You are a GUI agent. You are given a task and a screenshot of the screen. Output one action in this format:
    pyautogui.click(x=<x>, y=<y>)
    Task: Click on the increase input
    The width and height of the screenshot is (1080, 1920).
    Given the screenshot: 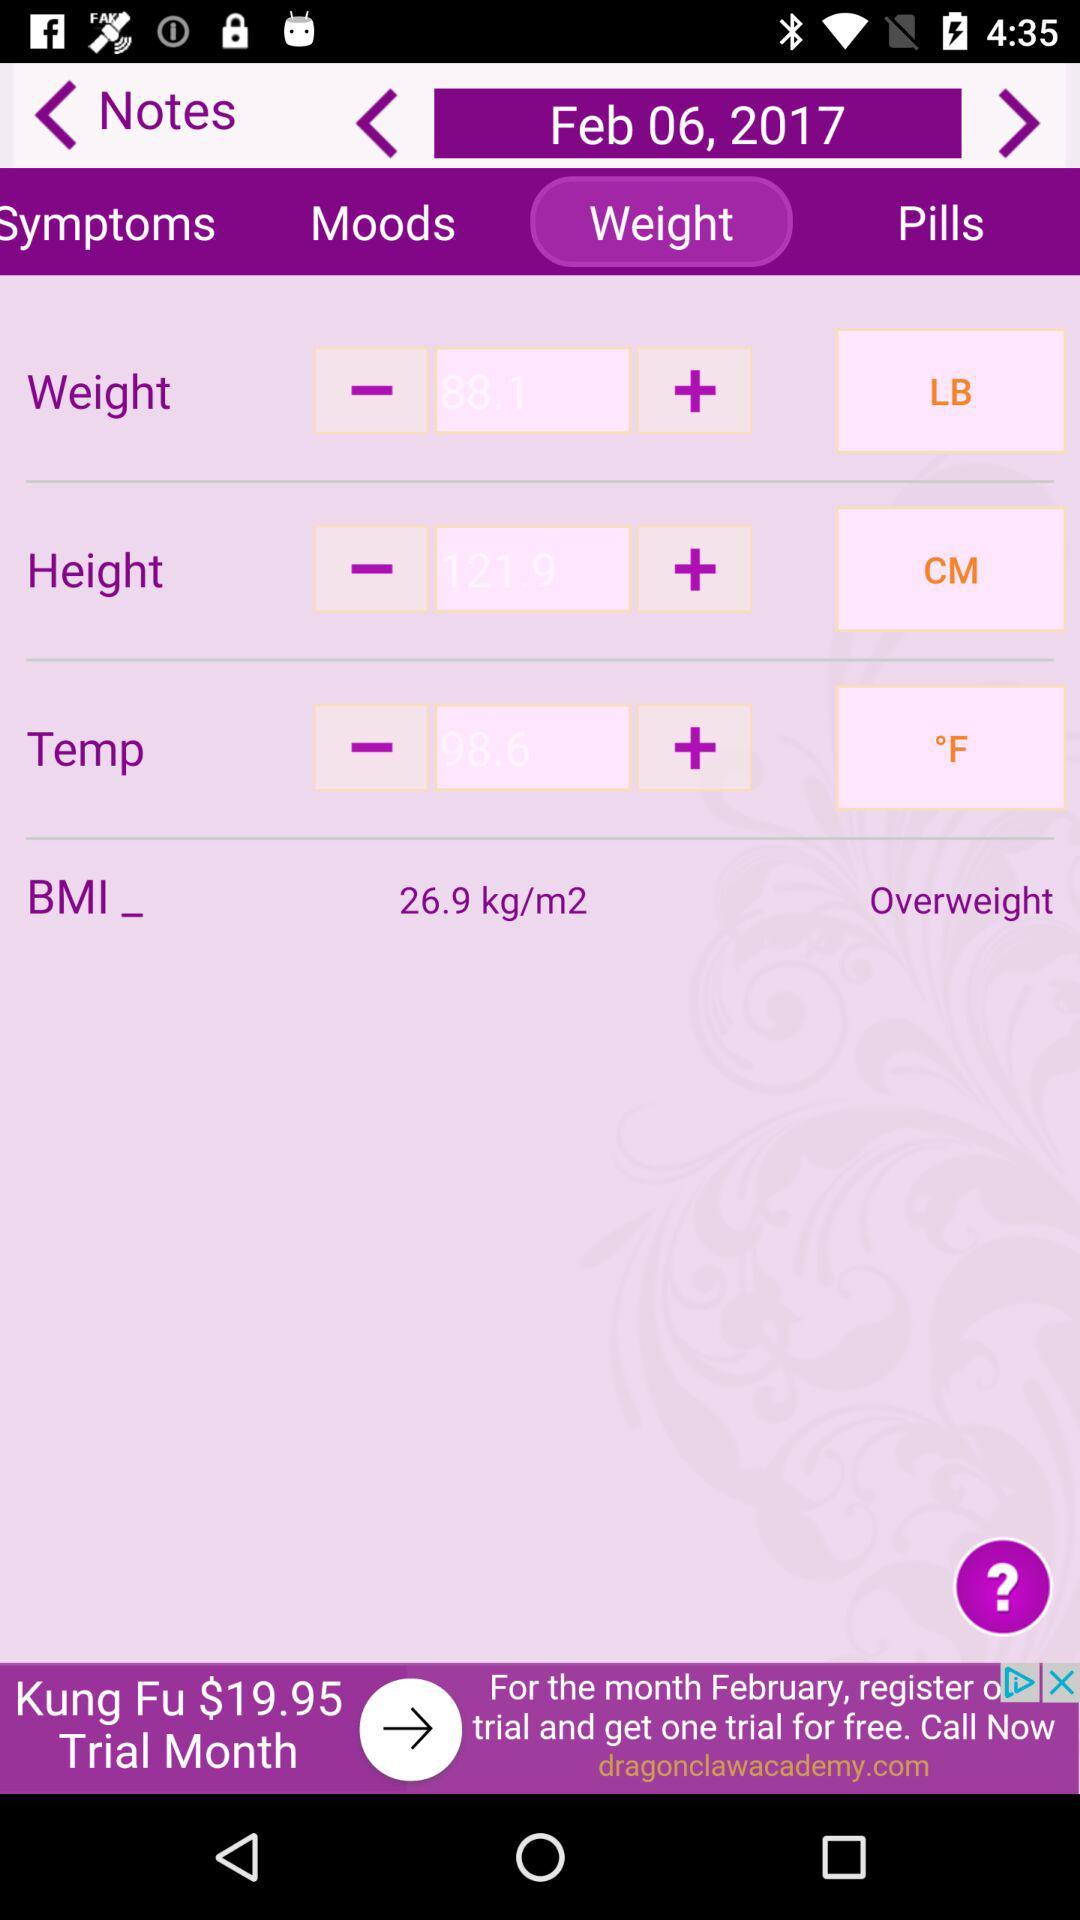 What is the action you would take?
    pyautogui.click(x=693, y=746)
    